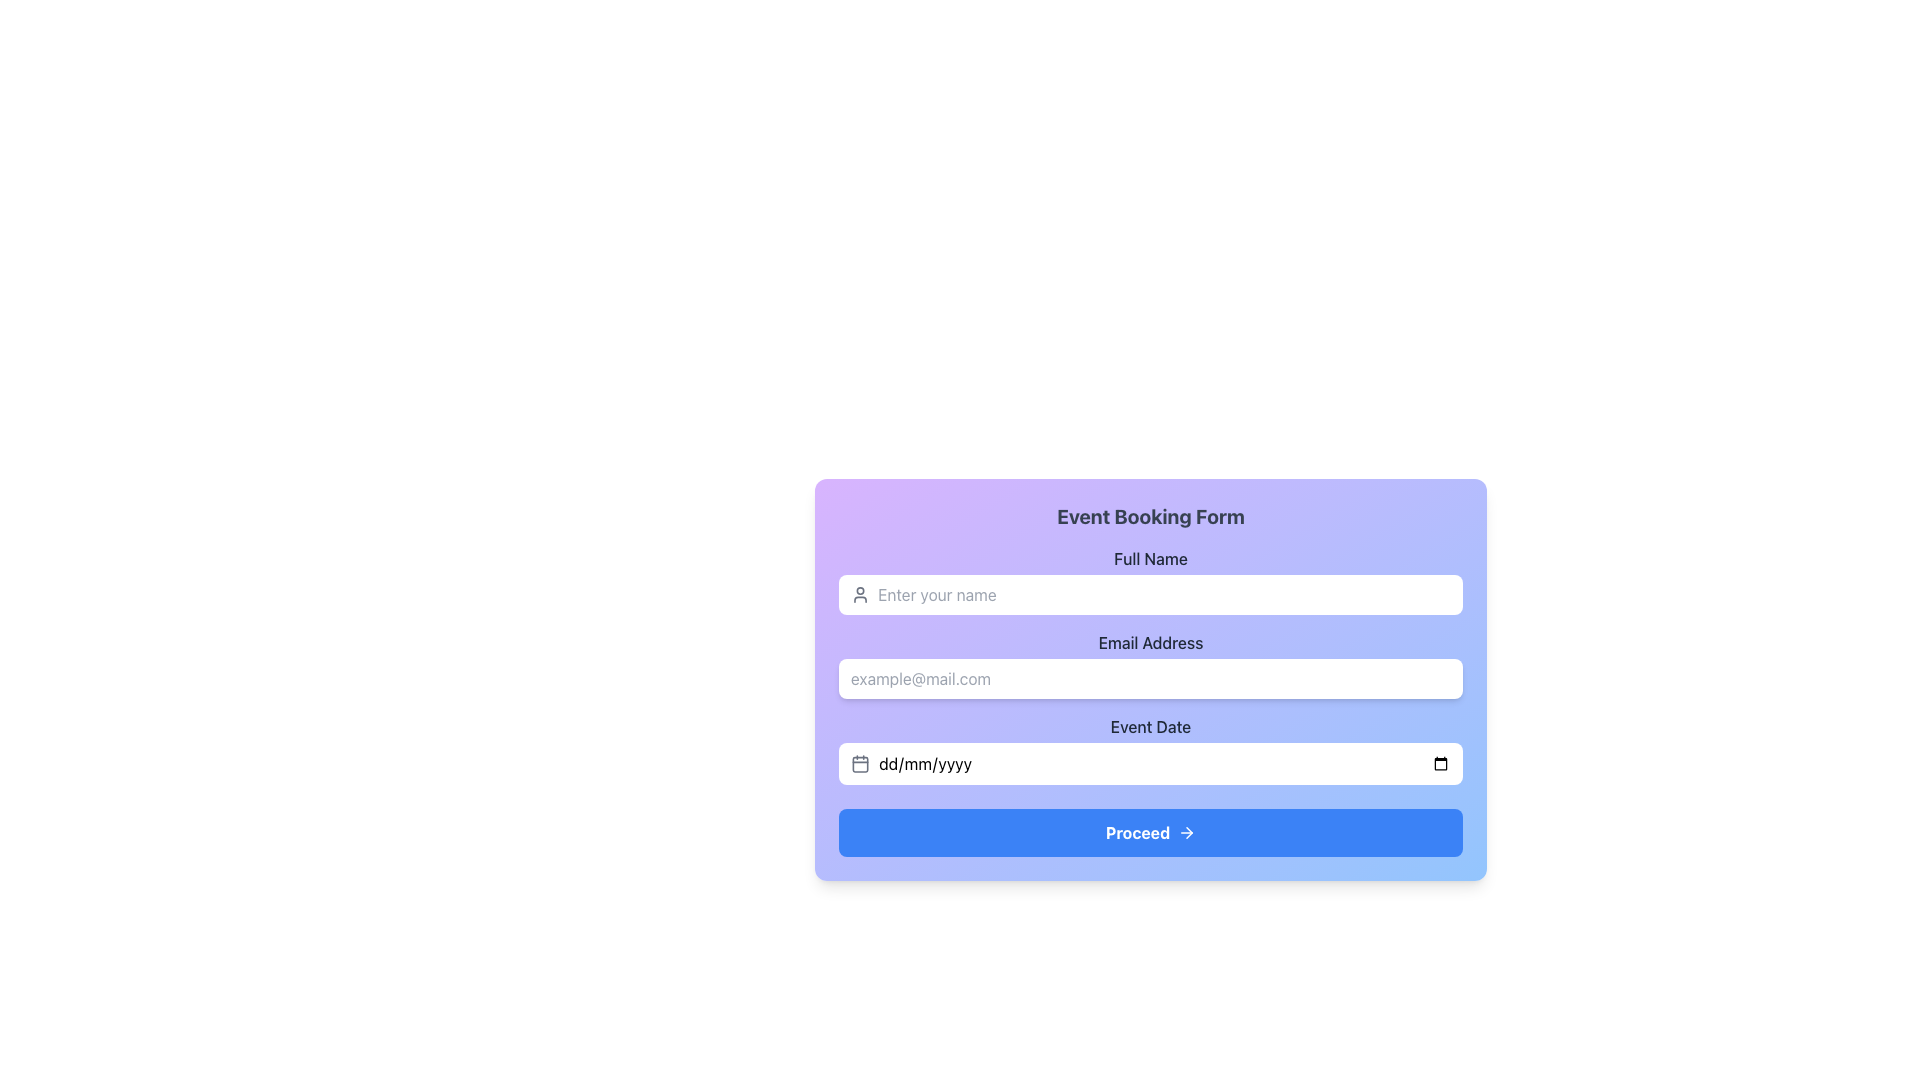 The width and height of the screenshot is (1920, 1080). What do you see at coordinates (1164, 763) in the screenshot?
I see `the Date Input Field` at bounding box center [1164, 763].